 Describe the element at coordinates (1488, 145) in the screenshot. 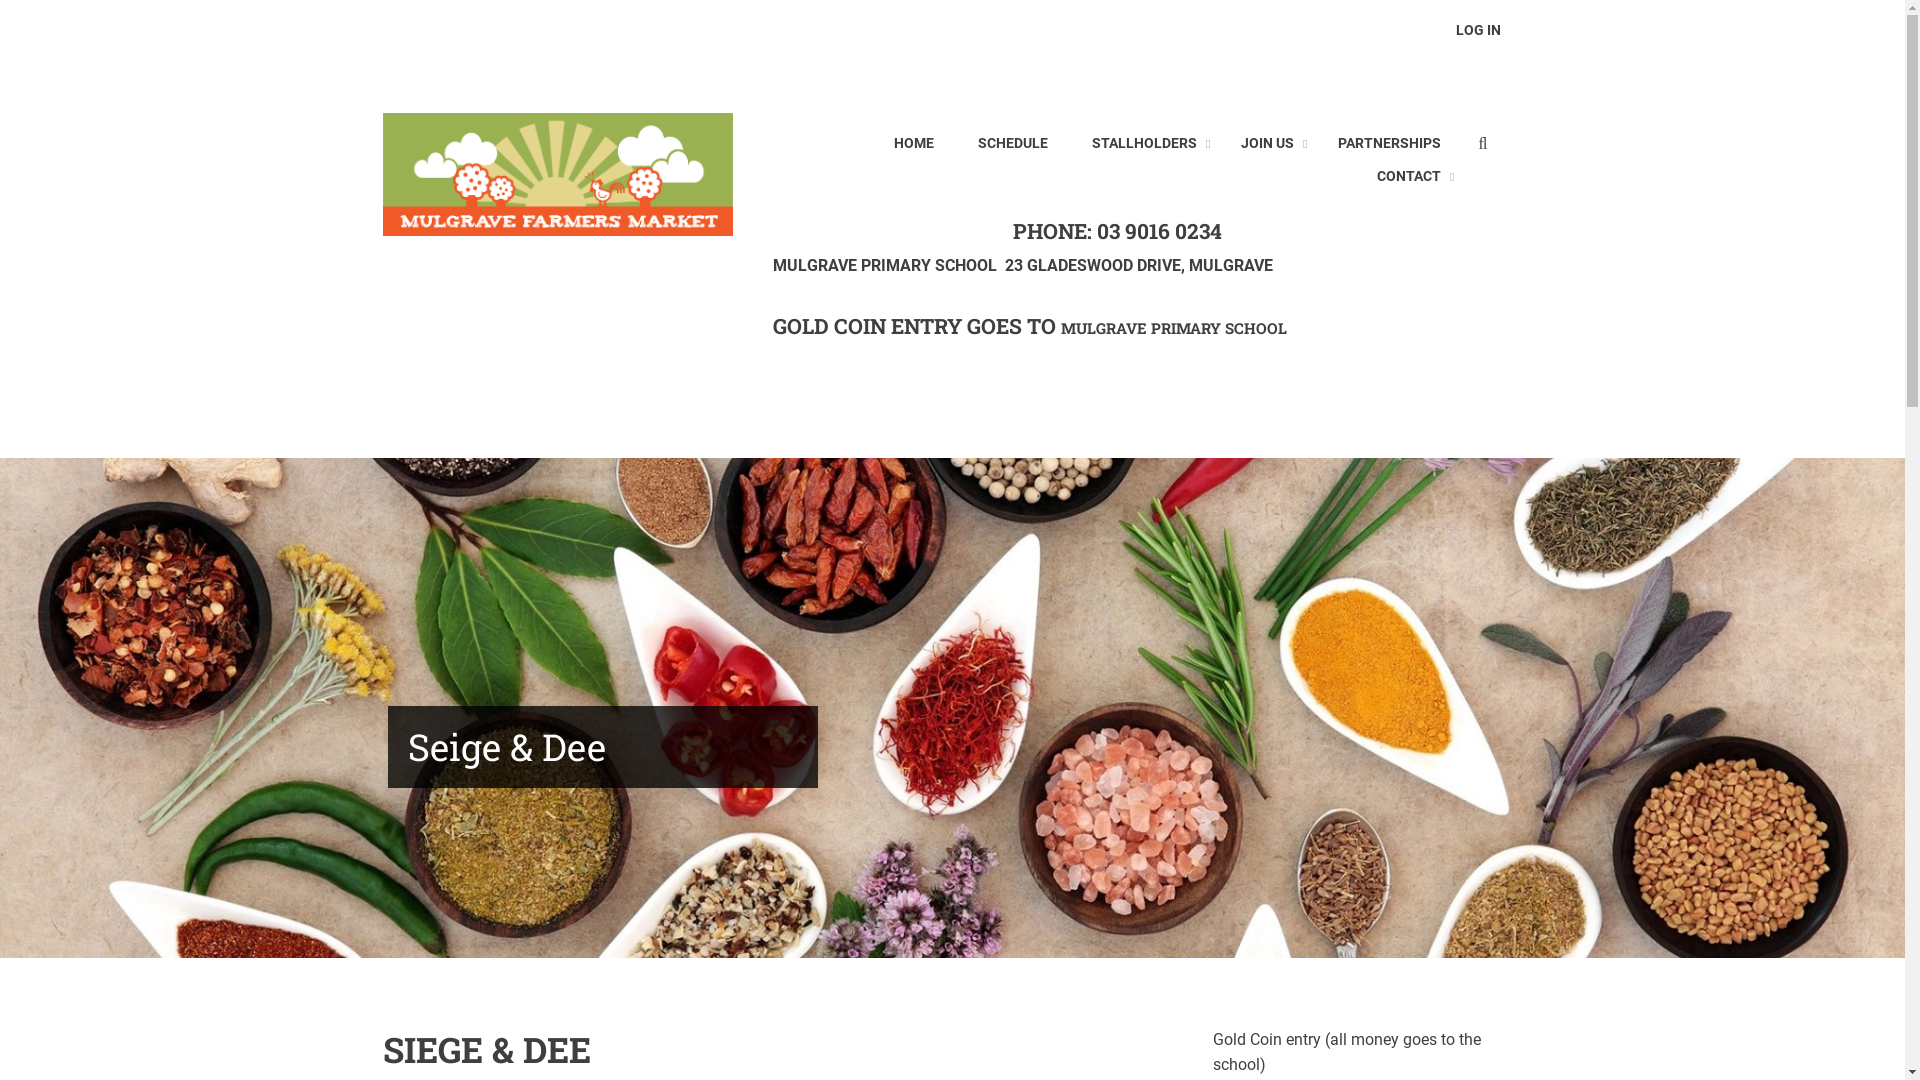

I see `'Search'` at that location.